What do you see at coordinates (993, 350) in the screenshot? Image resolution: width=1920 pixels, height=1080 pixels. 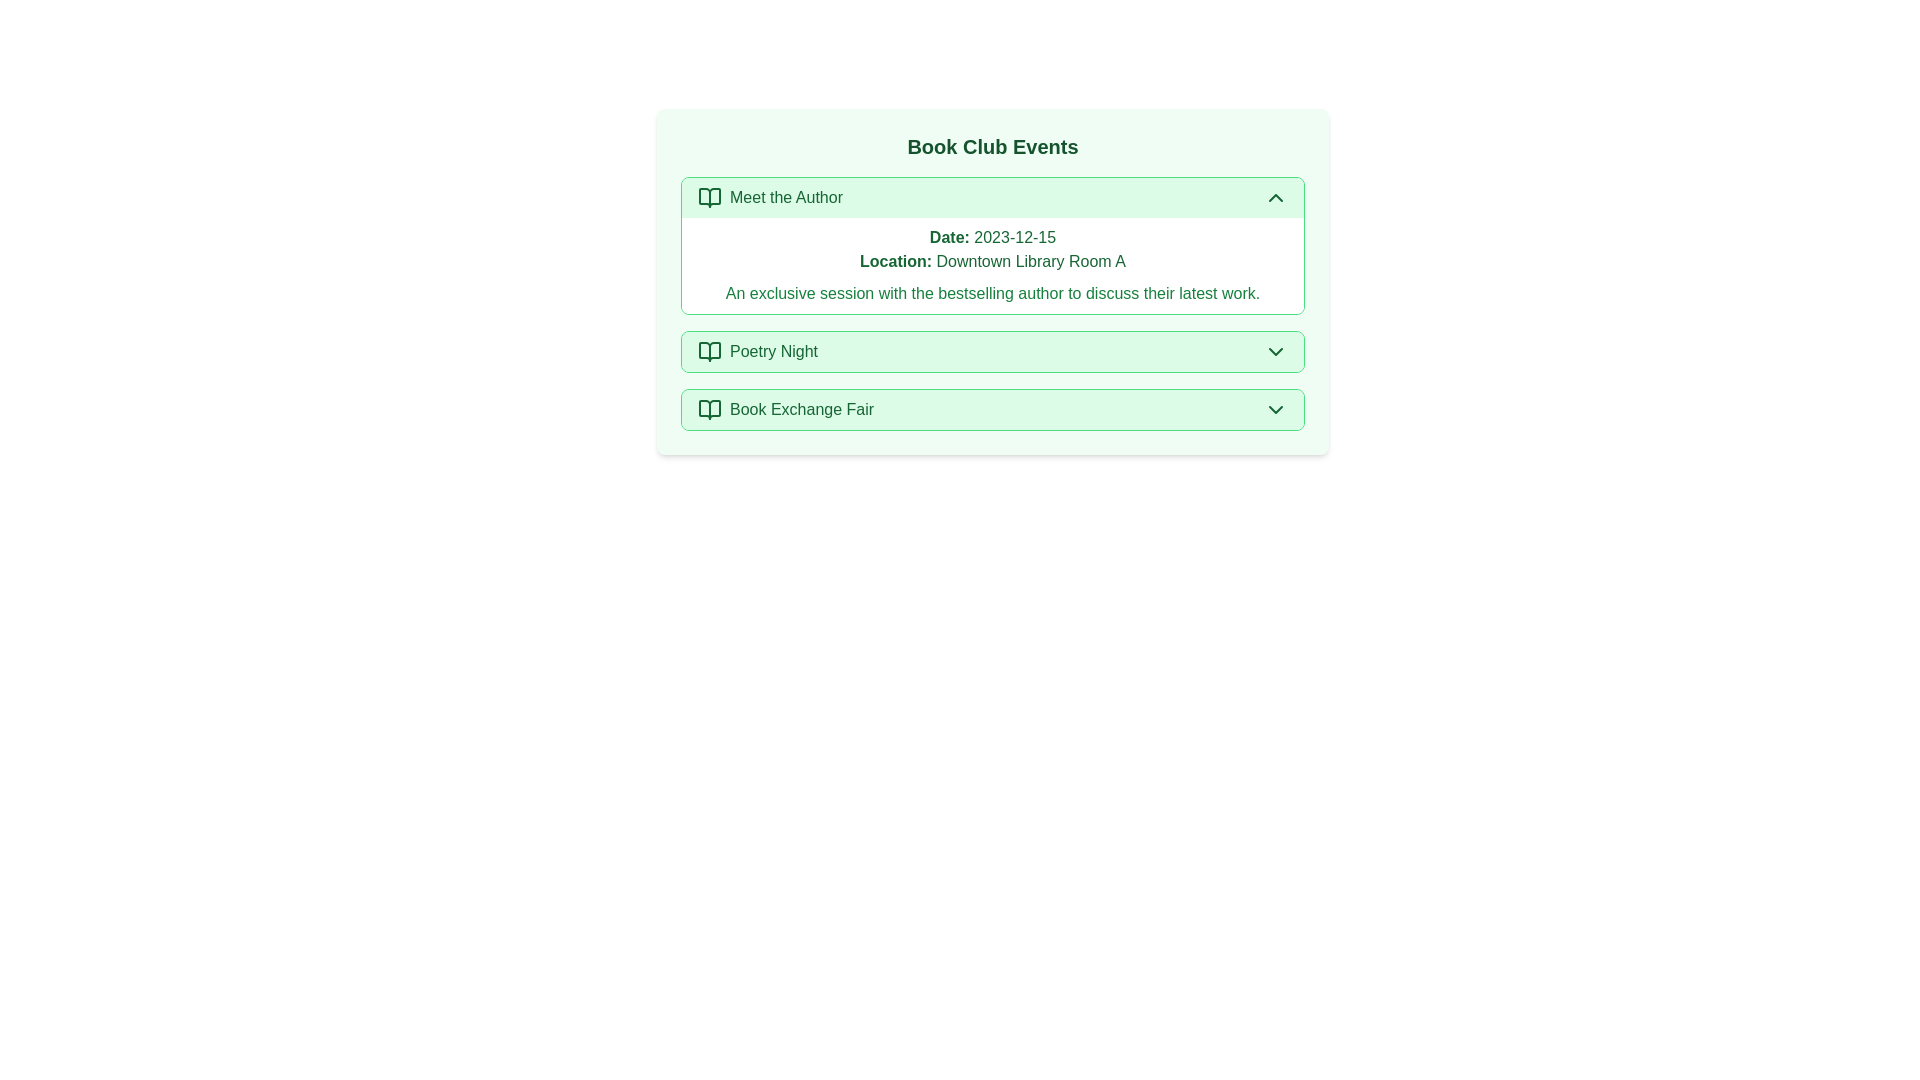 I see `the 'Poetry Night' interactive item` at bounding box center [993, 350].